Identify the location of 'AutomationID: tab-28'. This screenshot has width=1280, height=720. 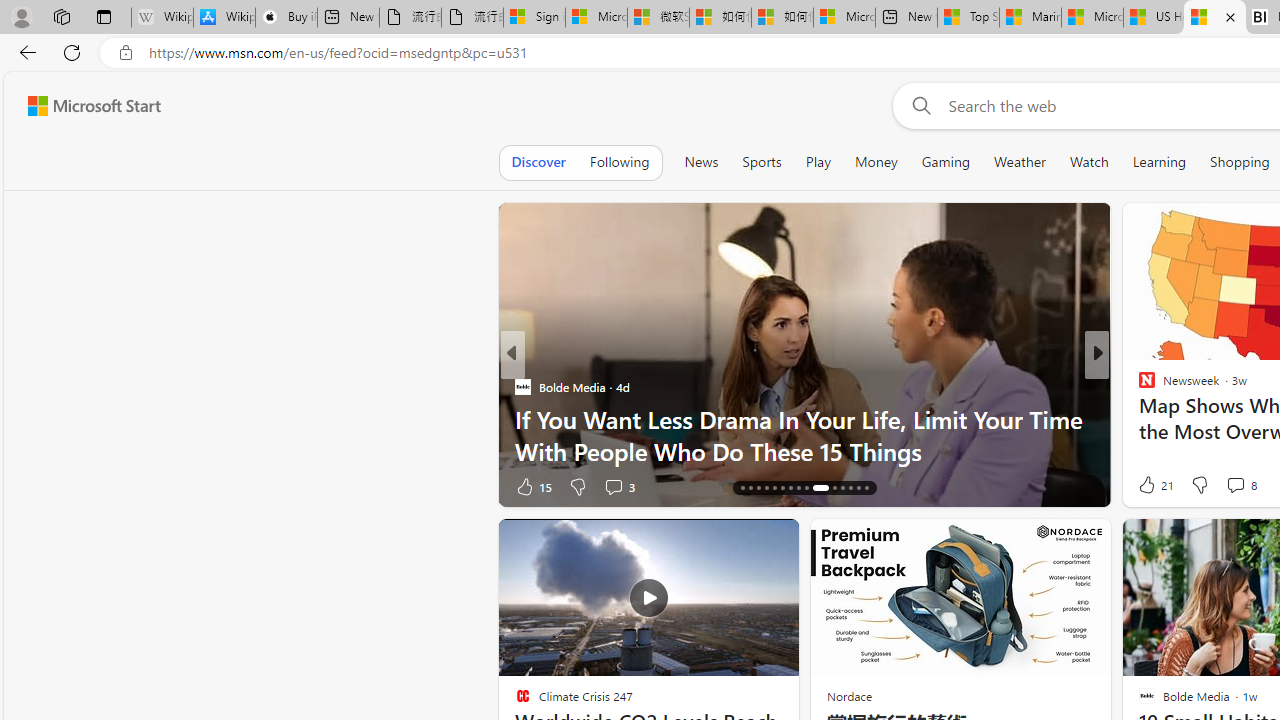
(850, 488).